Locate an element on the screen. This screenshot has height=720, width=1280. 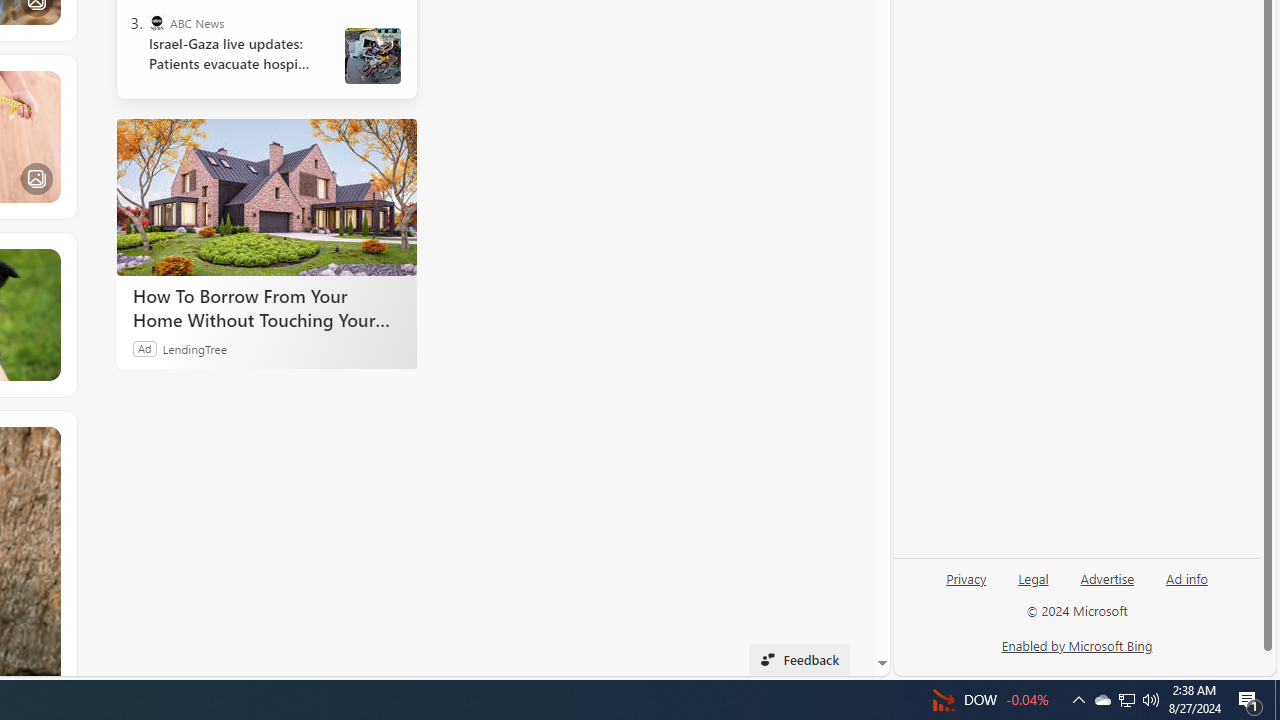
'Legal' is located at coordinates (1033, 585).